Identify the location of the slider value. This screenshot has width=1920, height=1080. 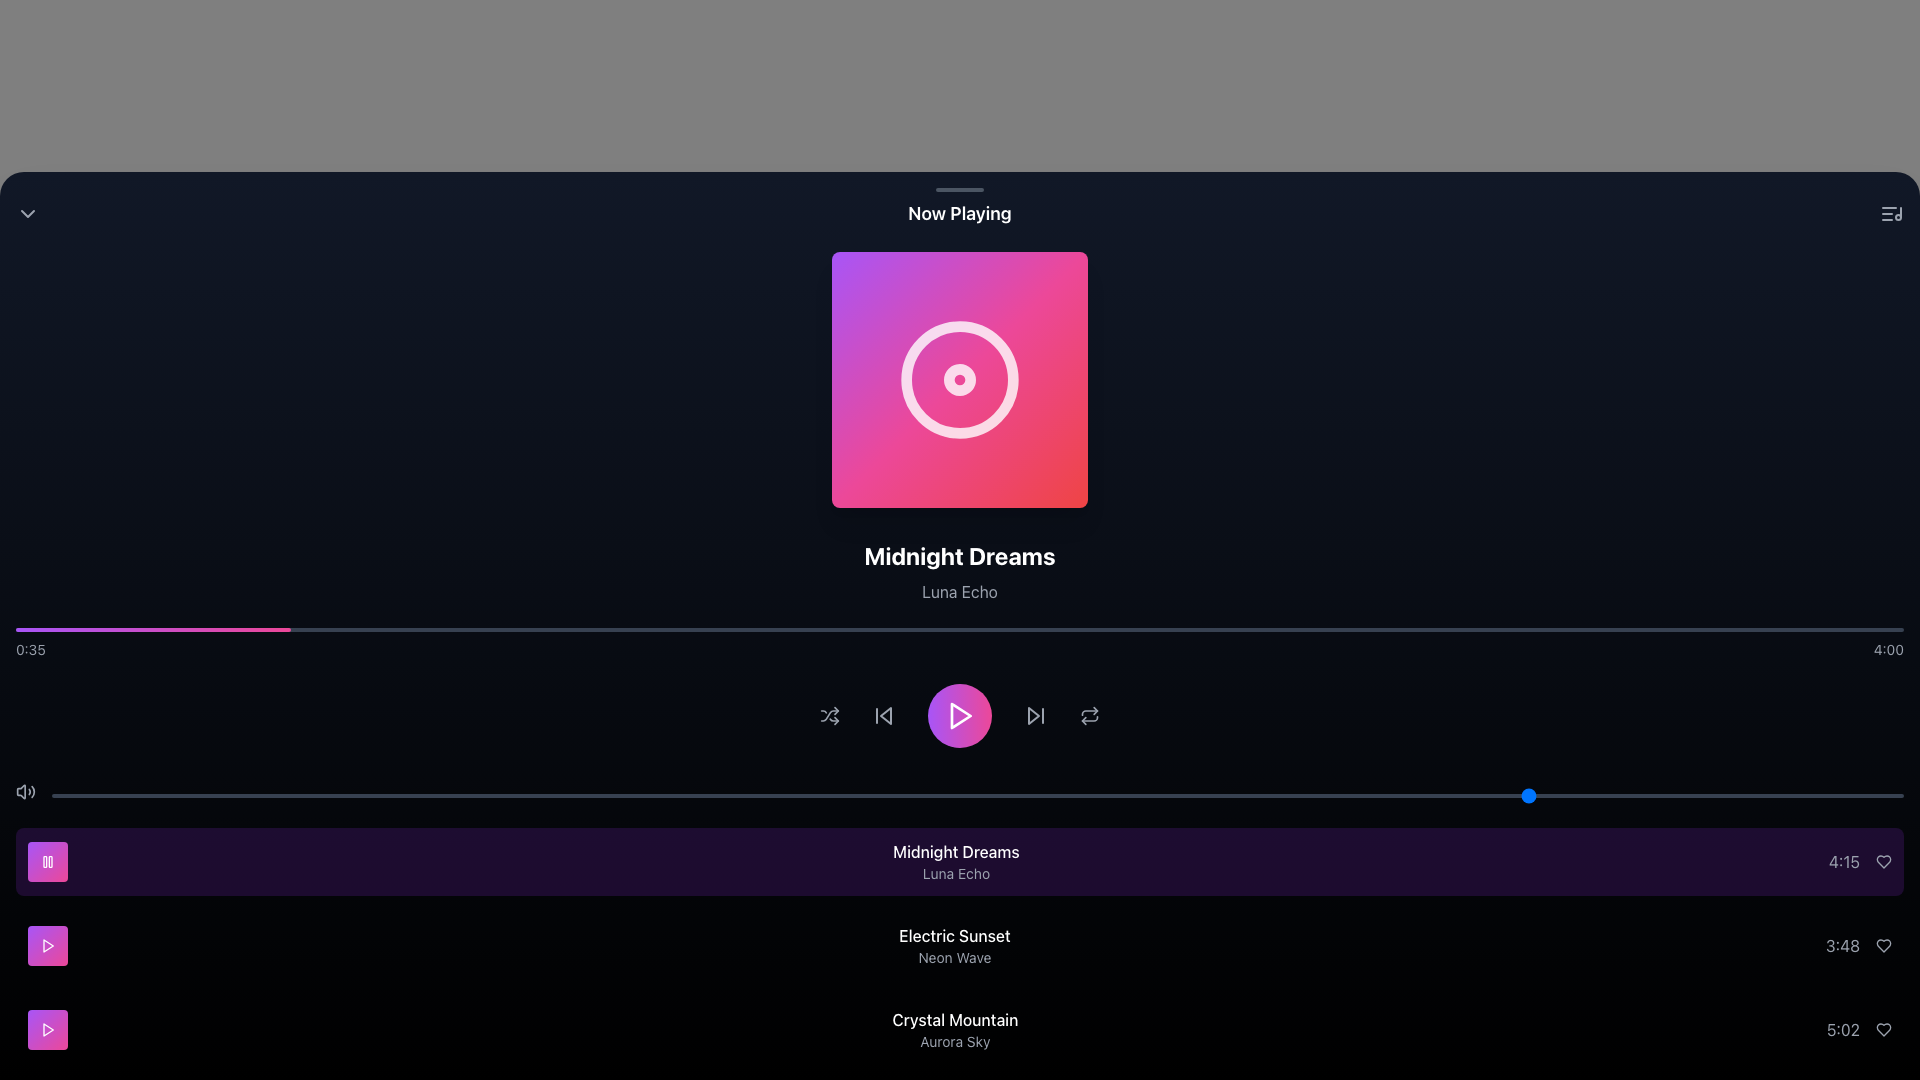
(606, 794).